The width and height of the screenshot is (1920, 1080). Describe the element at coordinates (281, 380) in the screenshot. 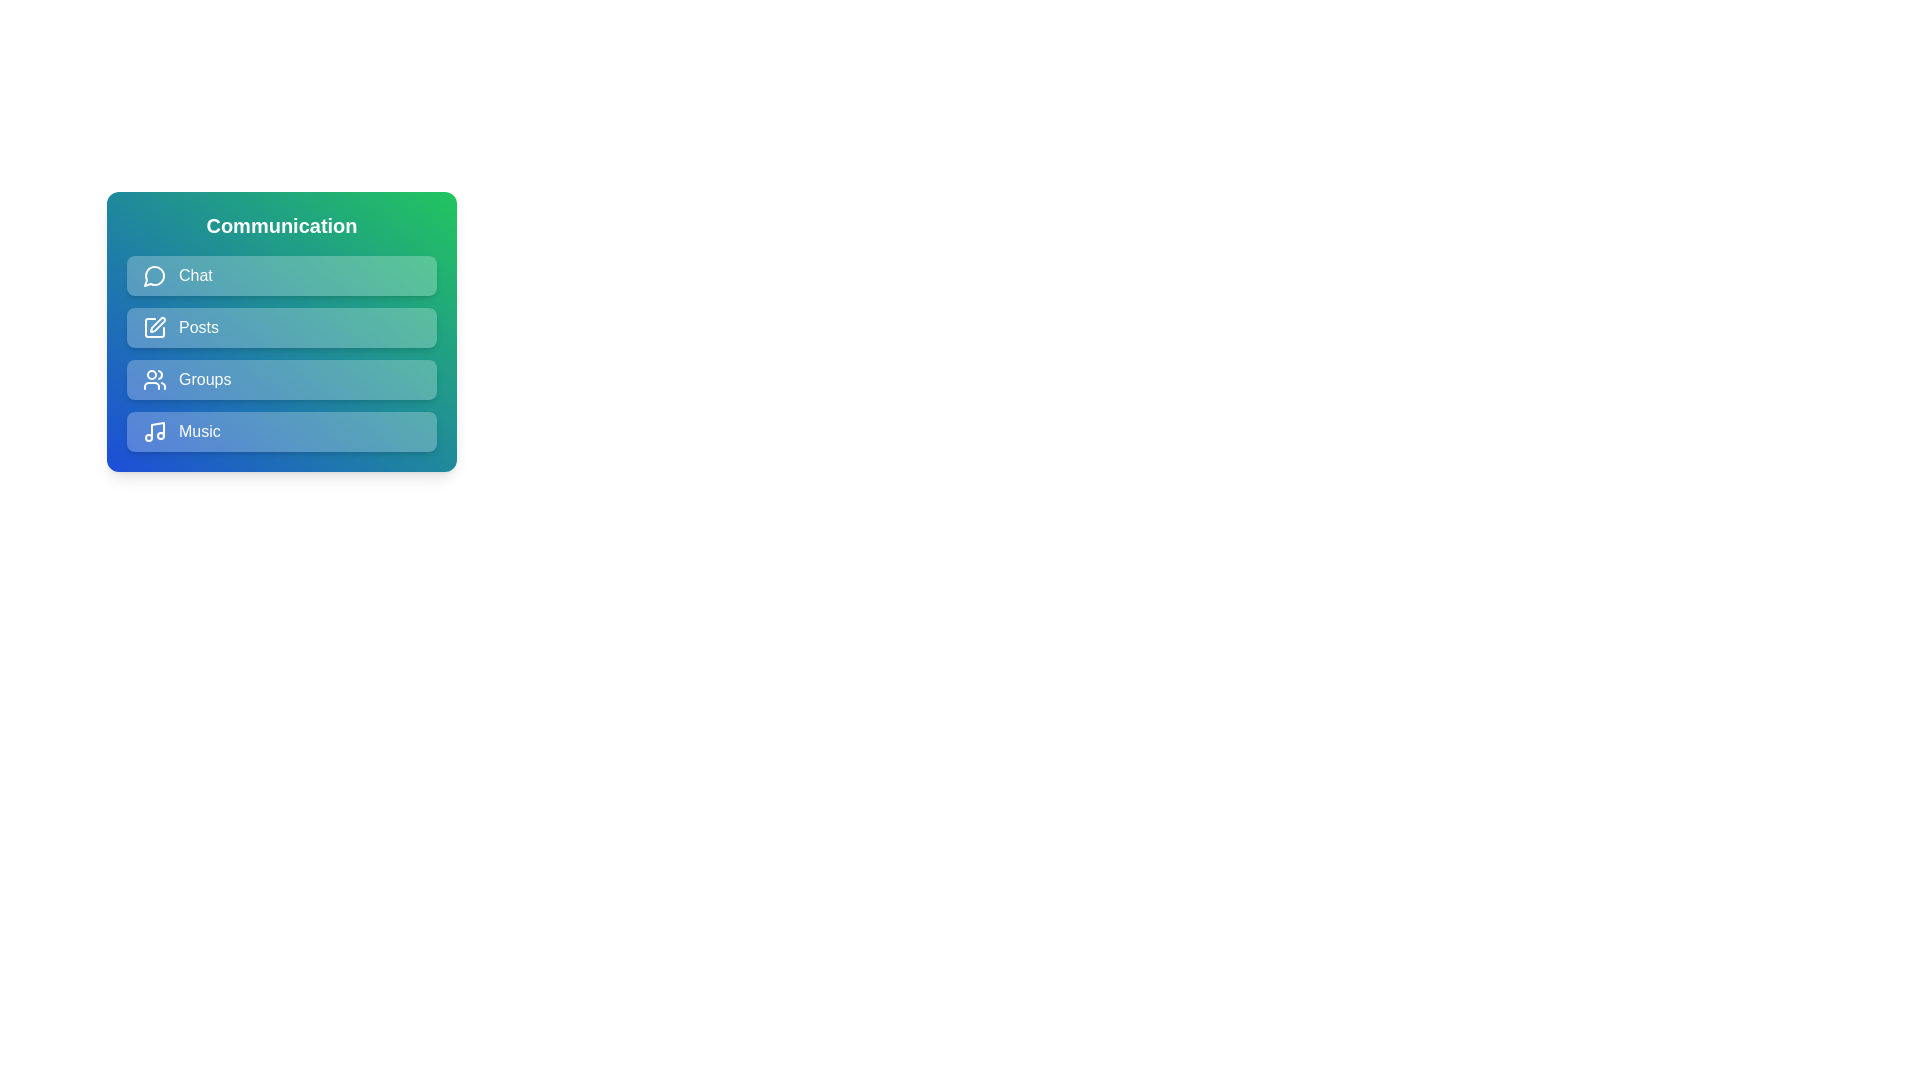

I see `the menu item labeled Groups` at that location.